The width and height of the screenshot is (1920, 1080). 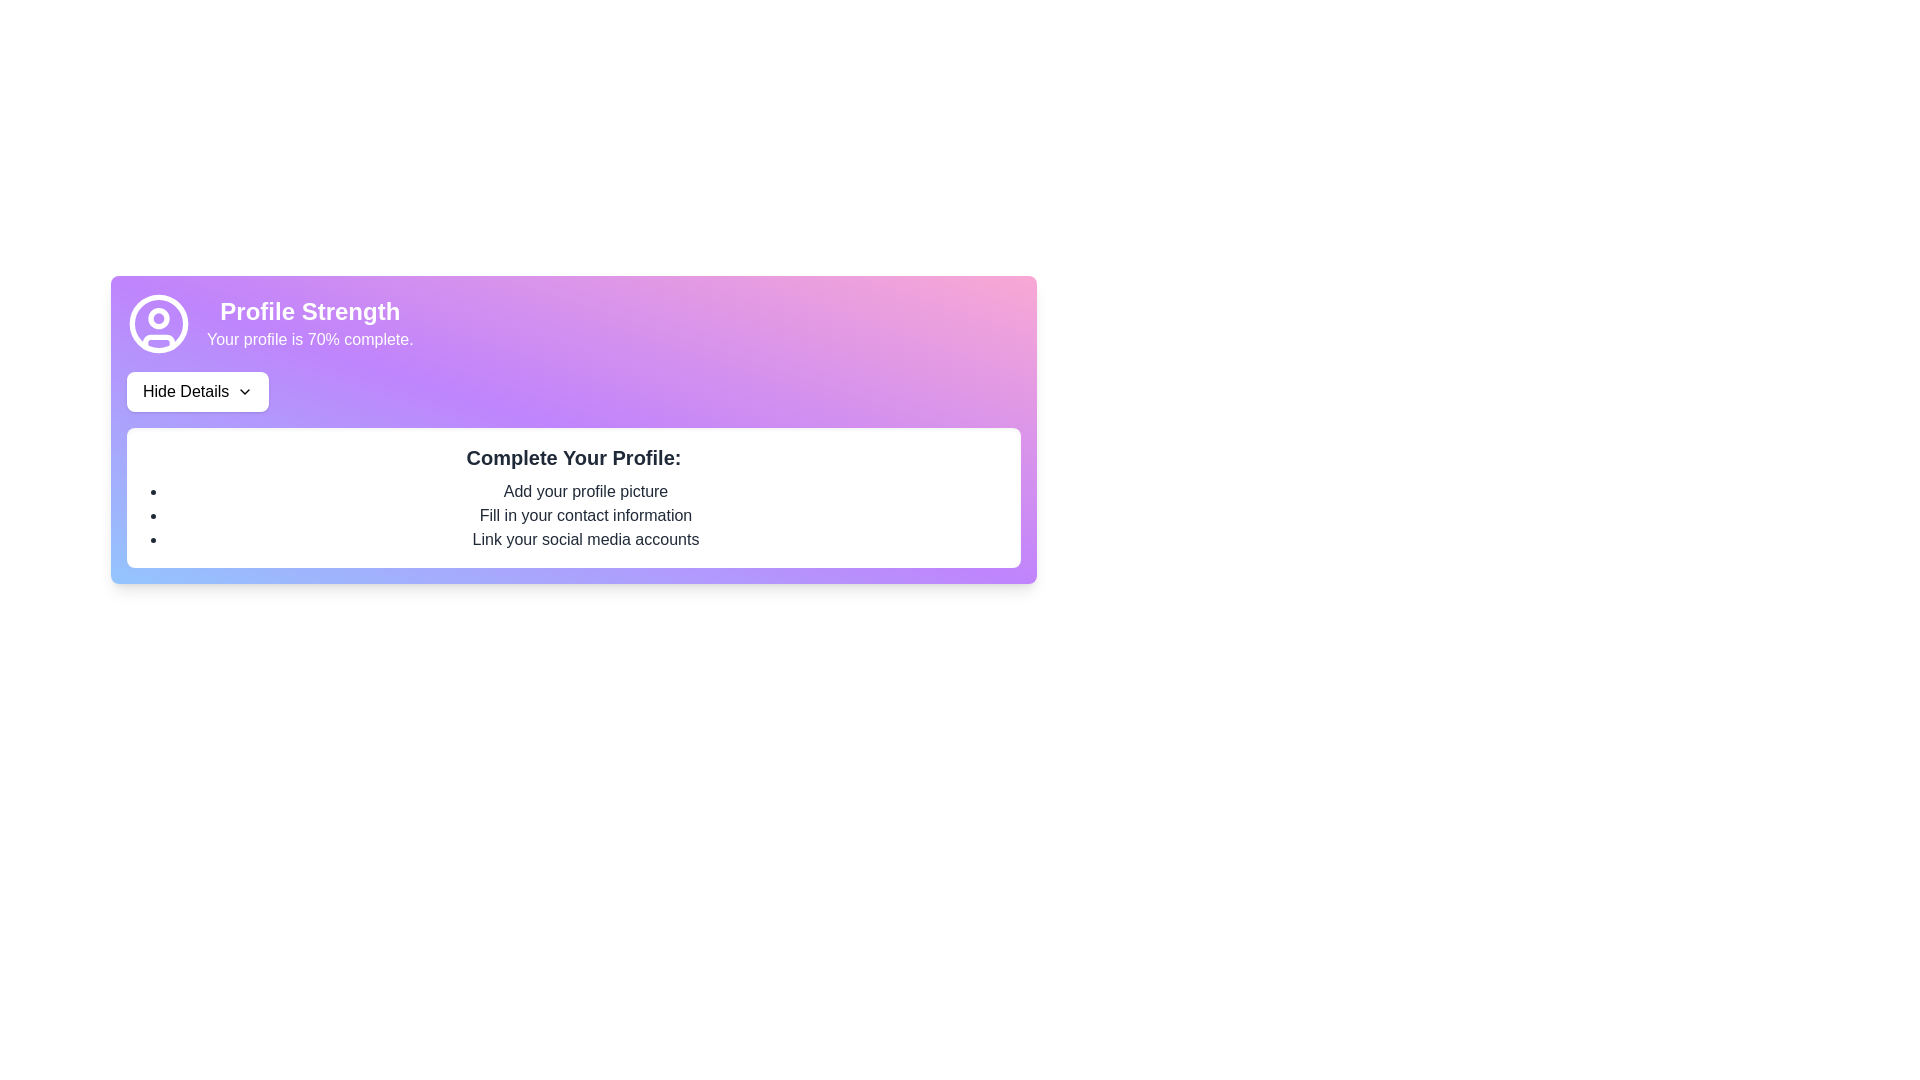 What do you see at coordinates (584, 515) in the screenshot?
I see `text label that says 'Fill in your contact information', which is the second item in the bulleted list under 'Complete Your Profile'` at bounding box center [584, 515].